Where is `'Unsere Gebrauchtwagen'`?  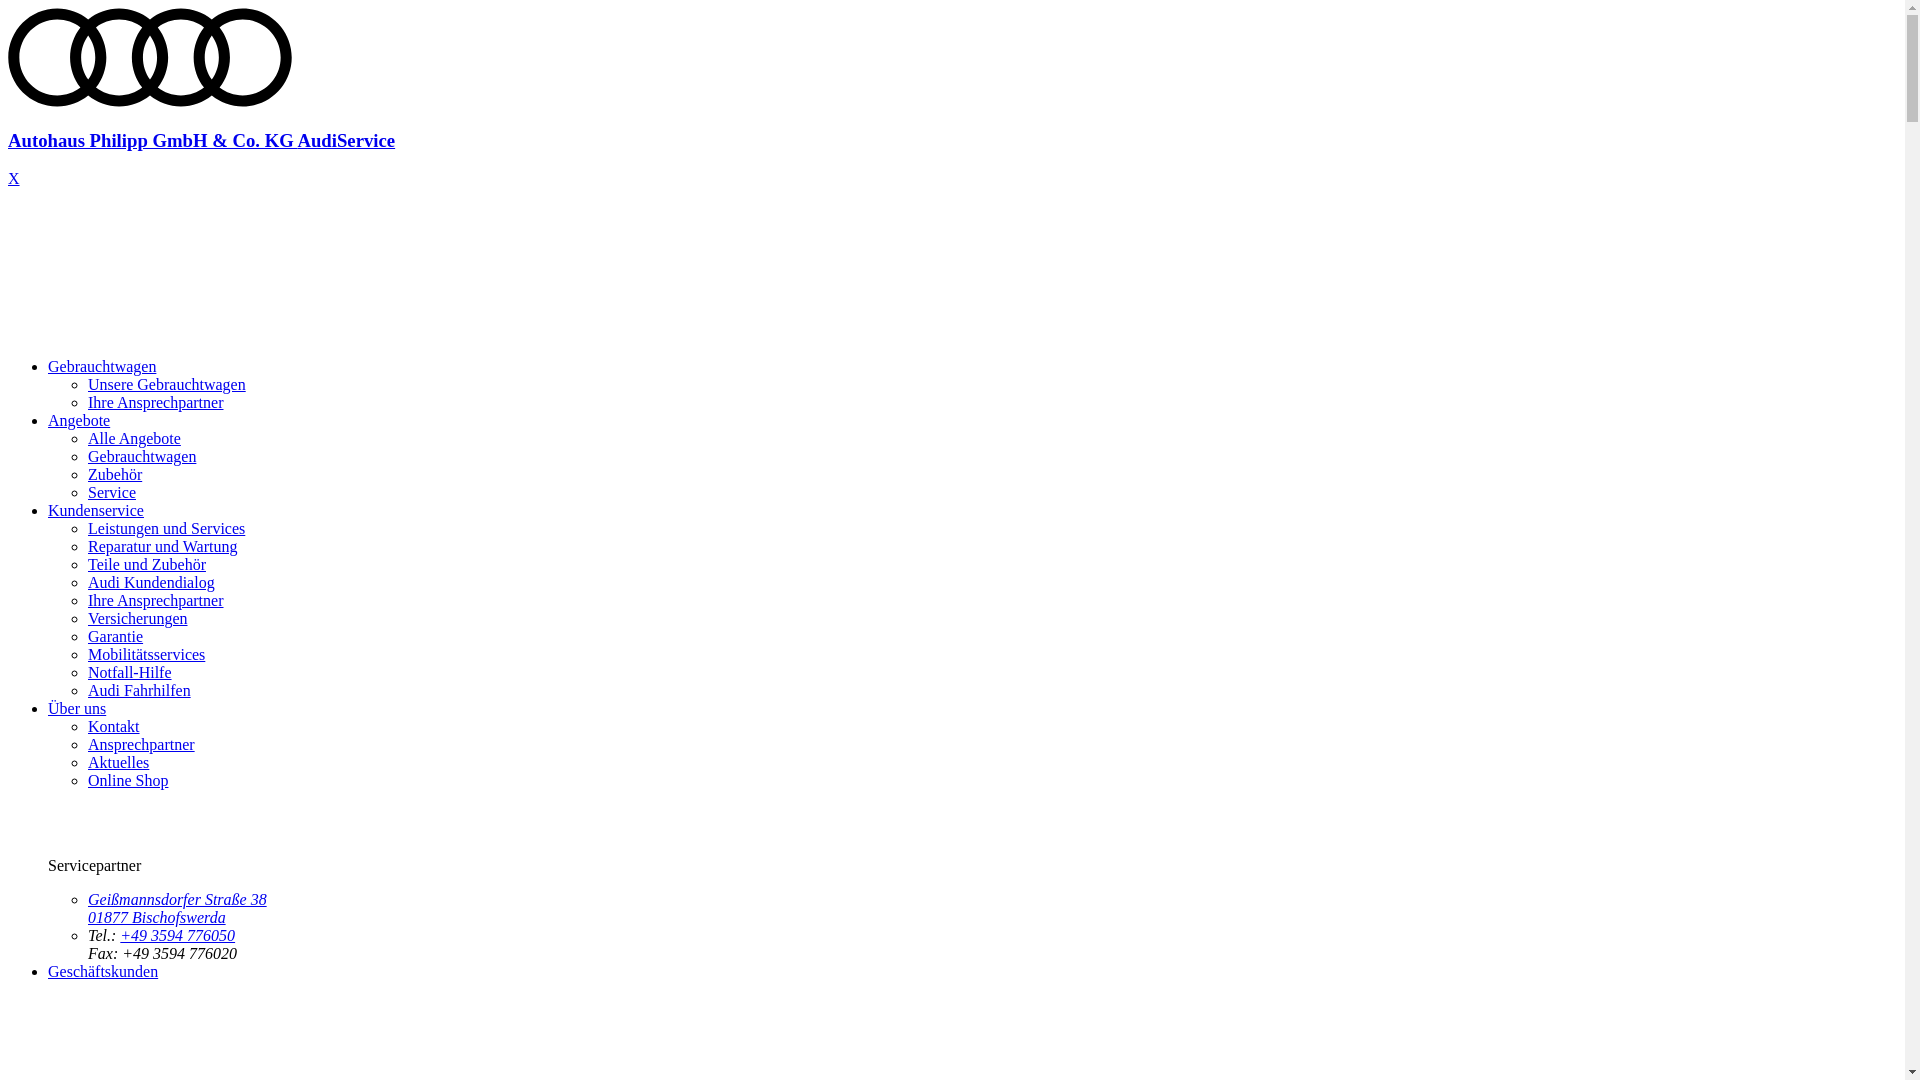 'Unsere Gebrauchtwagen' is located at coordinates (167, 384).